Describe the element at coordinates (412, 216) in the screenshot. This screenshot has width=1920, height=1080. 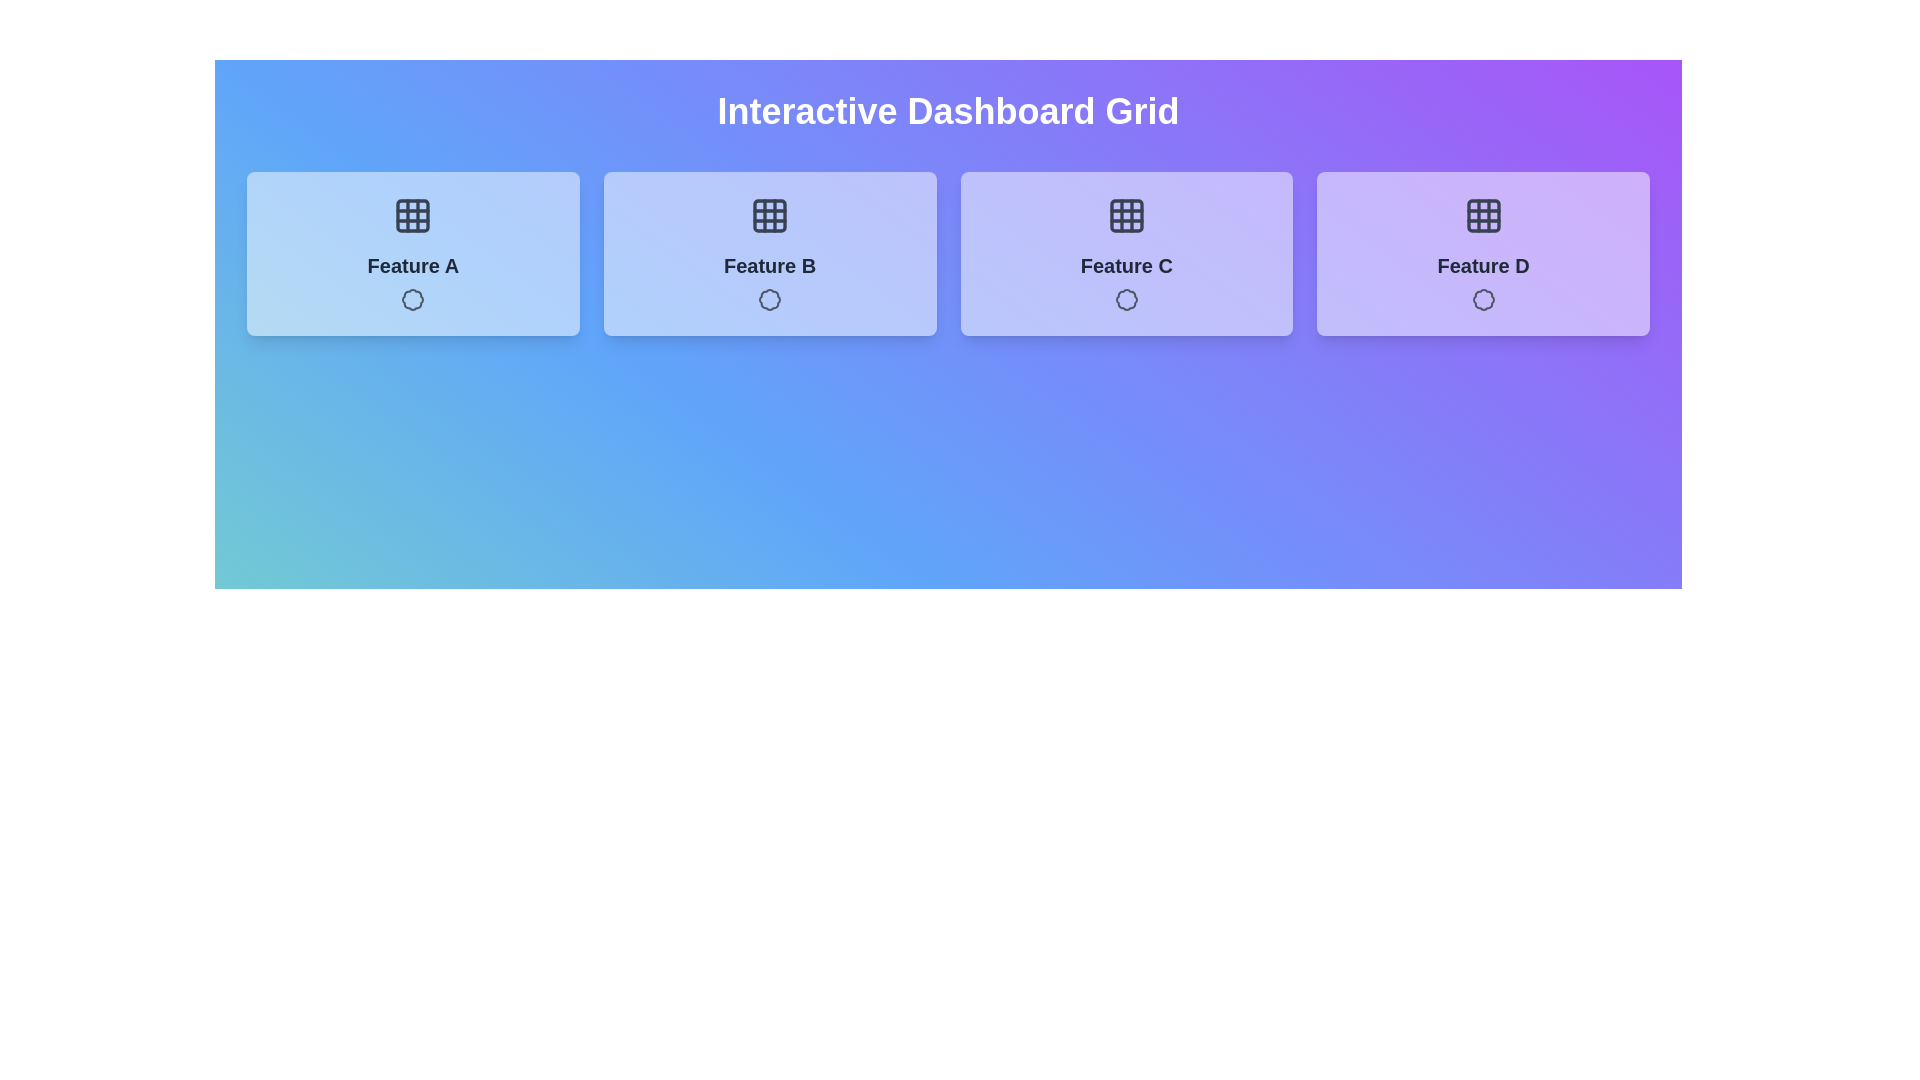
I see `the 3x3 grid icon with rounded corners, which is located within the blue card labeled 'Feature A' at the top of the interface` at that location.